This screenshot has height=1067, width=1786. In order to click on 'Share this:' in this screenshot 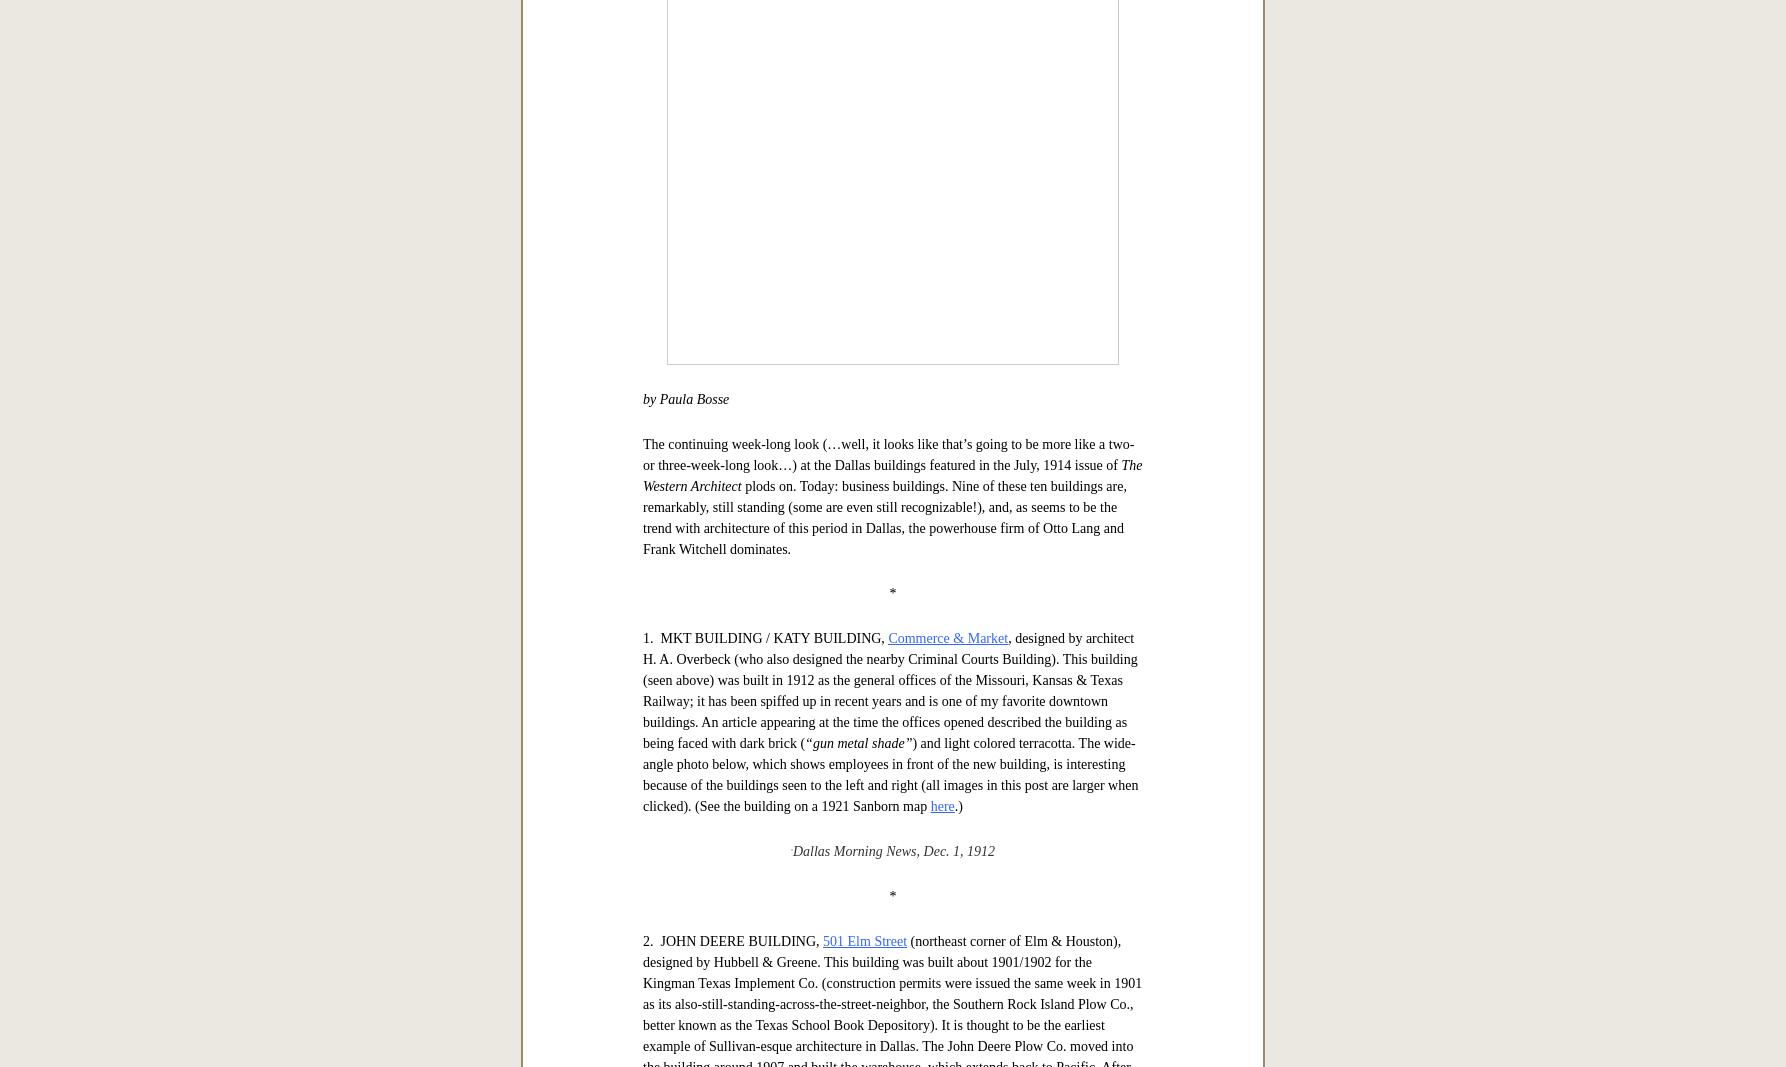, I will do `click(670, 201)`.